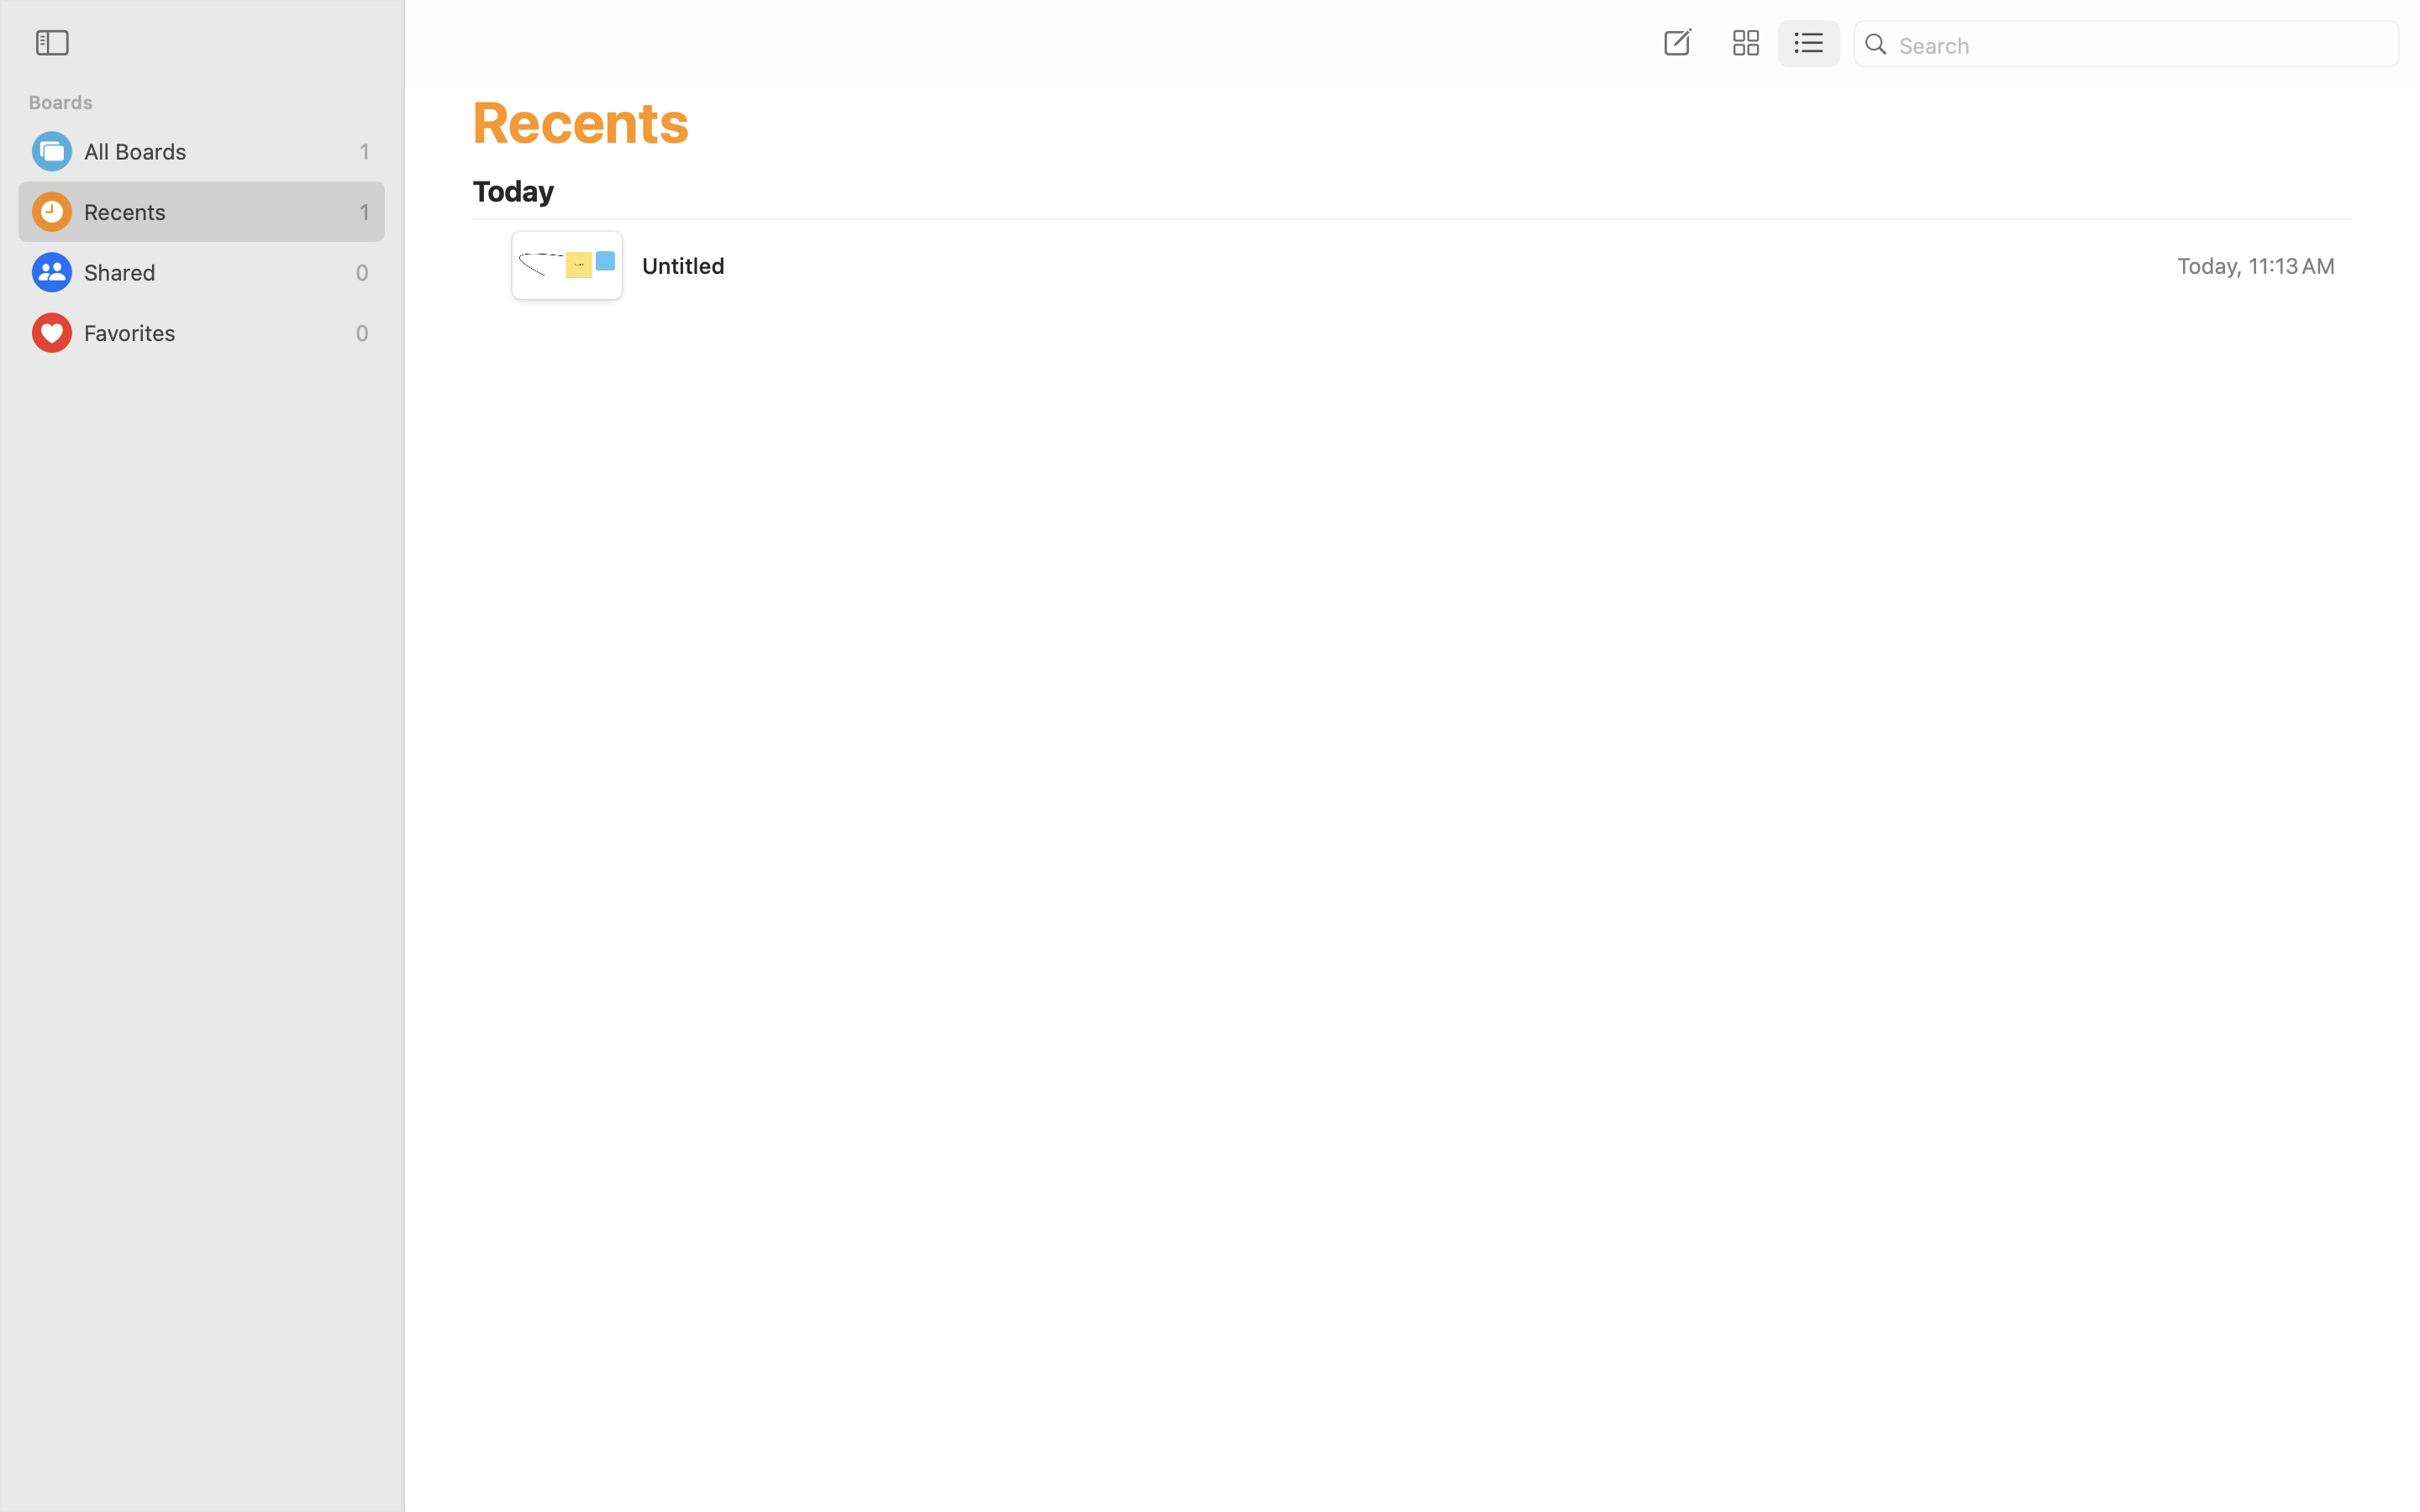 The height and width of the screenshot is (1512, 2420). Describe the element at coordinates (214, 271) in the screenshot. I see `'Shared'` at that location.